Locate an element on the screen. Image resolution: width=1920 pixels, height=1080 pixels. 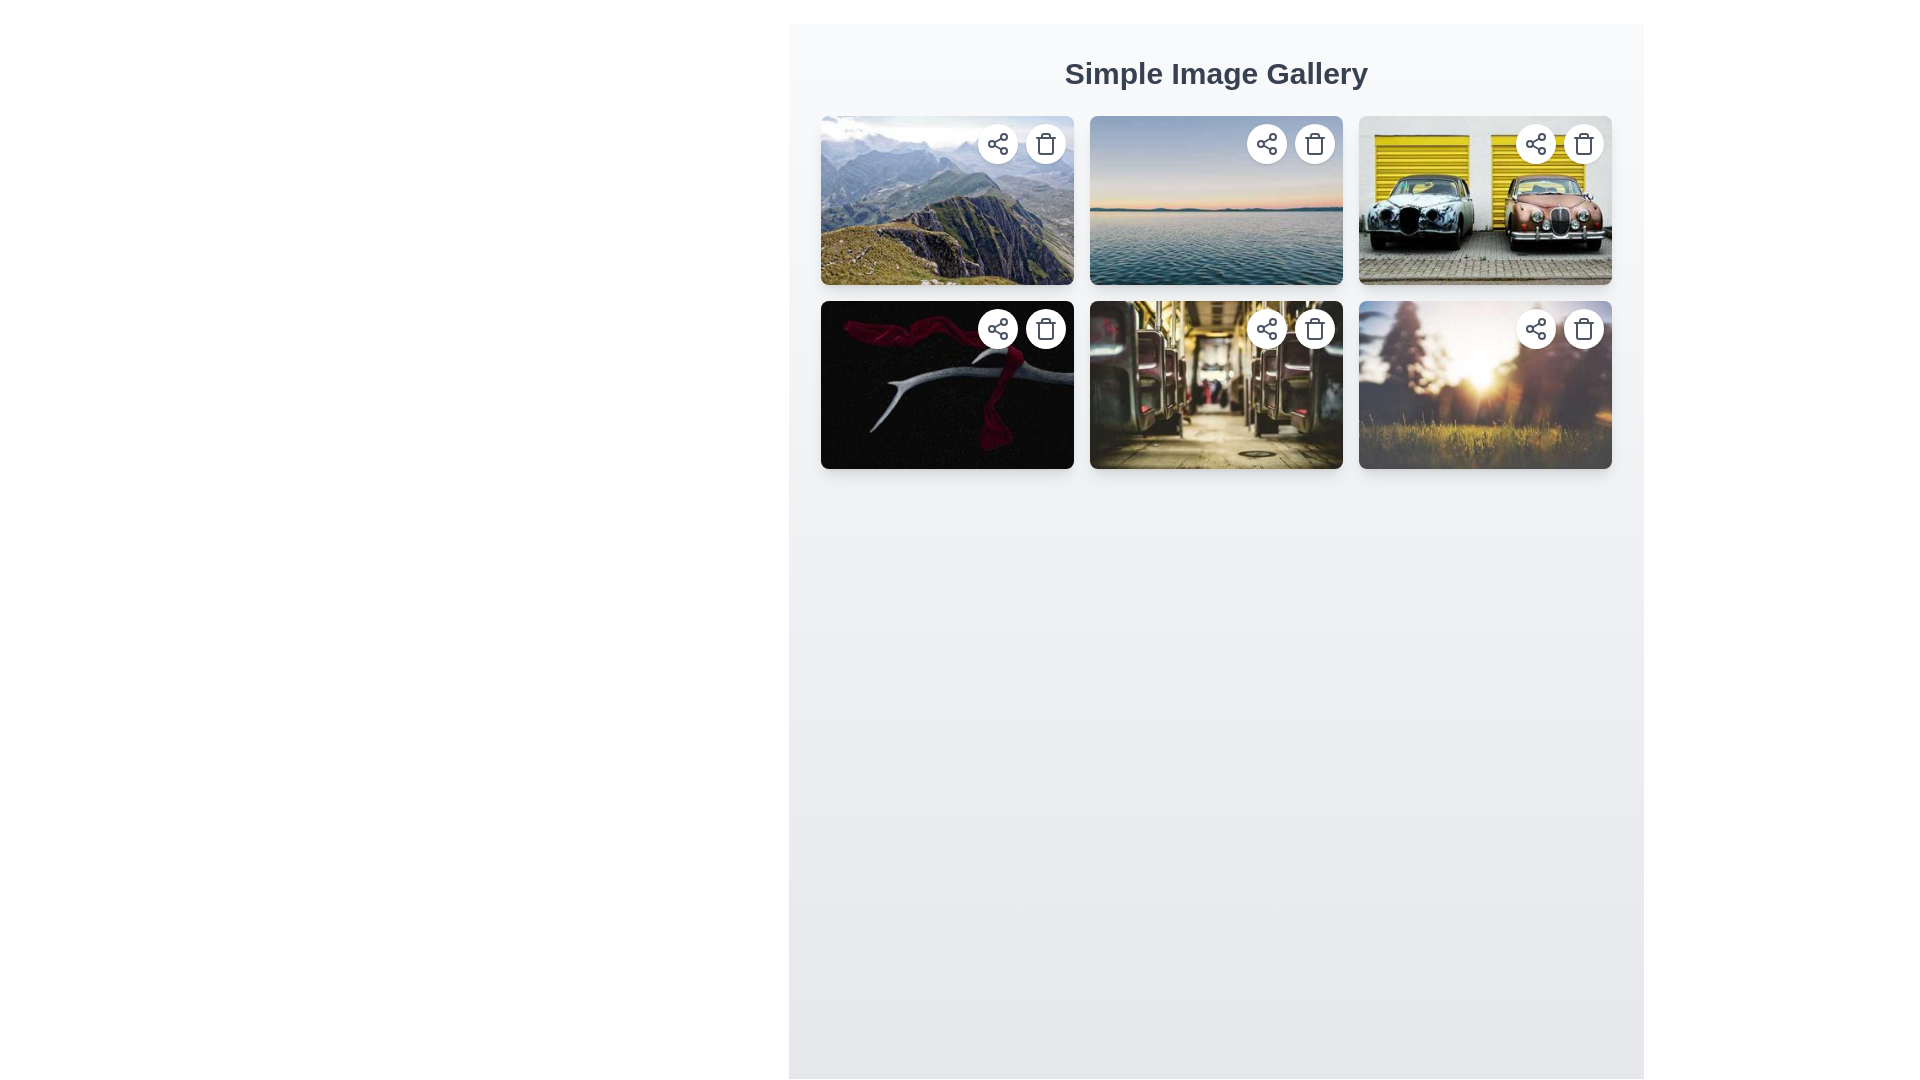
the delete button located is located at coordinates (1045, 142).